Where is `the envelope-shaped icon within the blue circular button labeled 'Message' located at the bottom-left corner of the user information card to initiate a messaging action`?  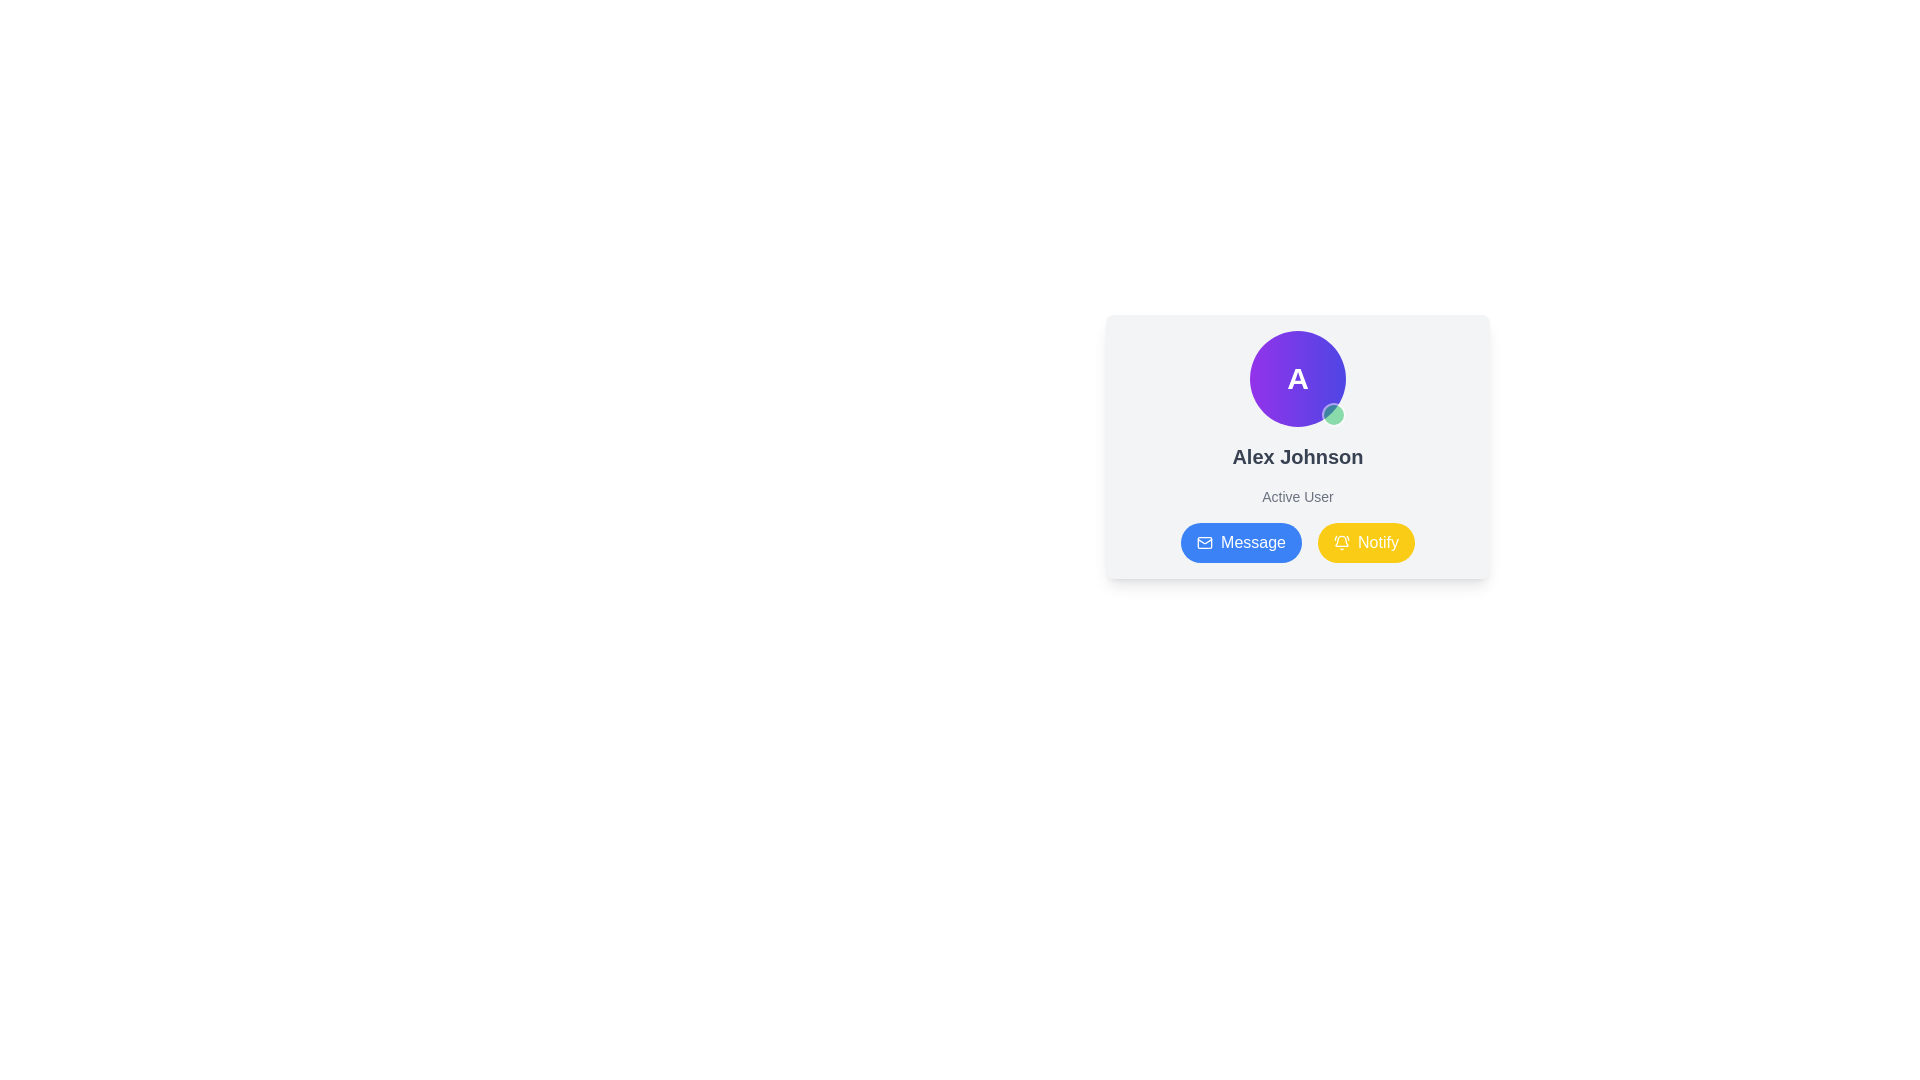
the envelope-shaped icon within the blue circular button labeled 'Message' located at the bottom-left corner of the user information card to initiate a messaging action is located at coordinates (1203, 543).